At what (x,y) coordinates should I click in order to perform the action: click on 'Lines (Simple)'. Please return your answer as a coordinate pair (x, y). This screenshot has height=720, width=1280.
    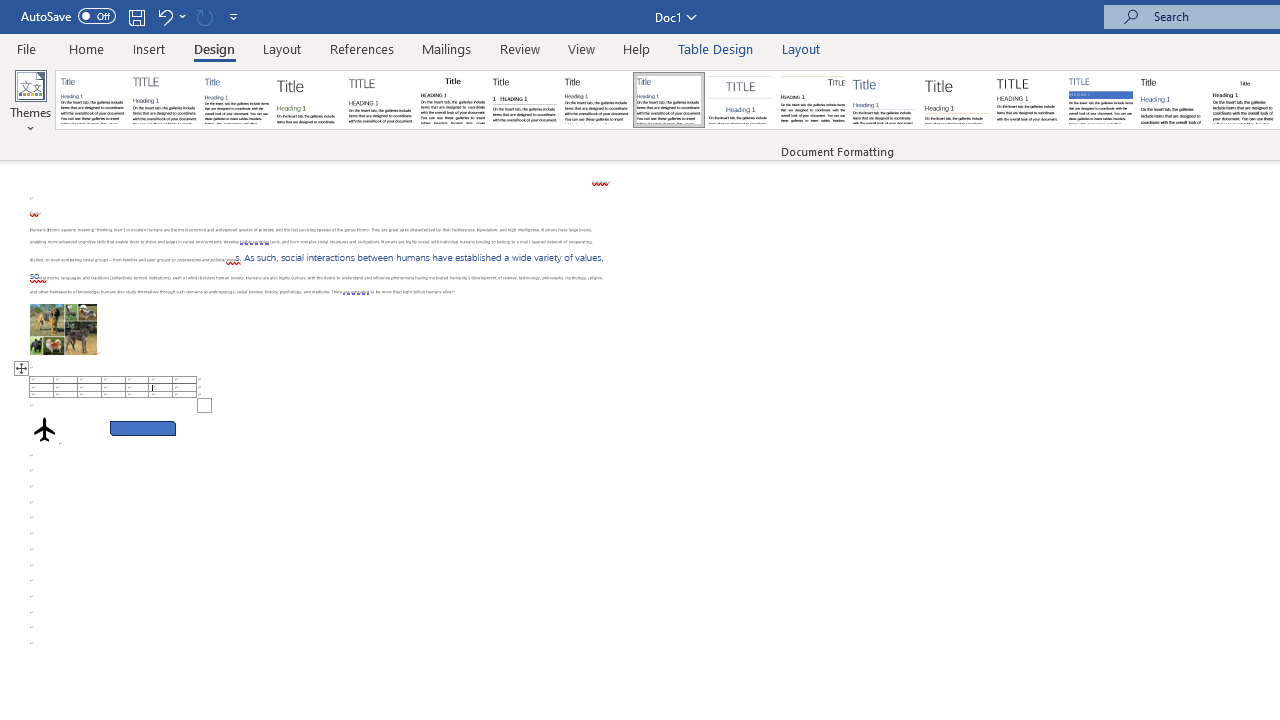
    Looking at the image, I should click on (884, 100).